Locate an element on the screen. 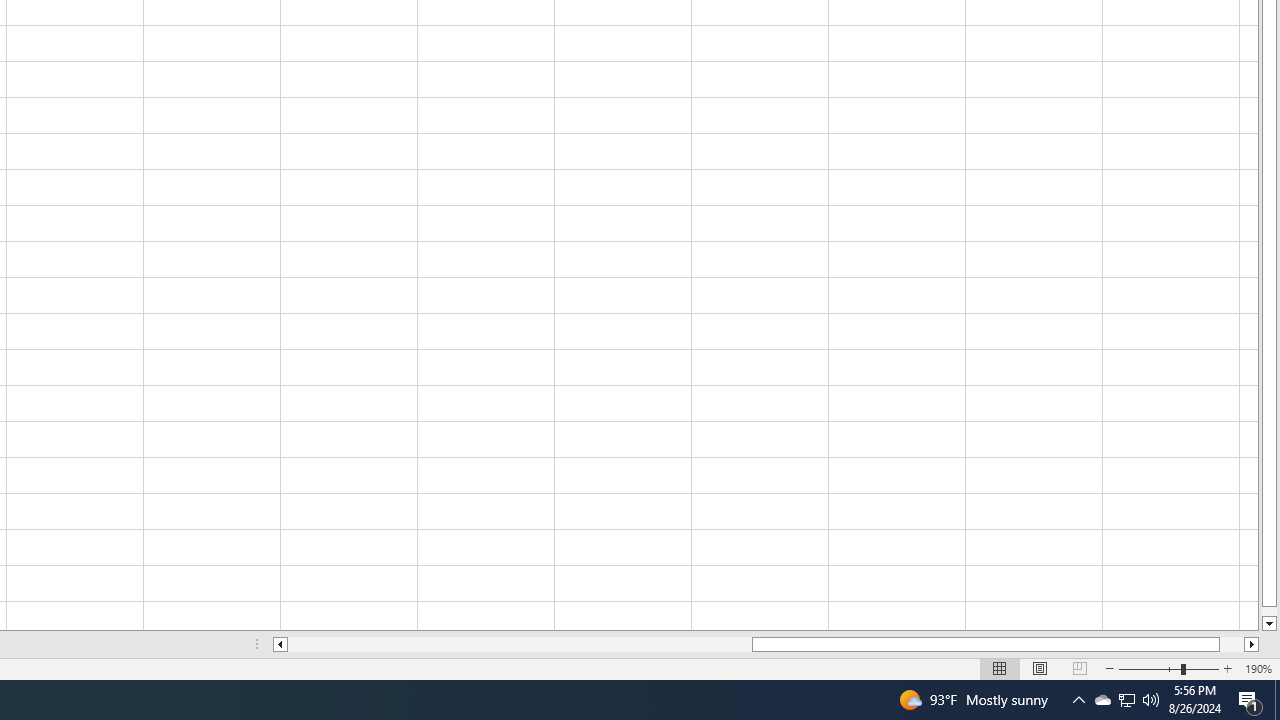 The width and height of the screenshot is (1280, 720). 'Line down' is located at coordinates (1268, 623).